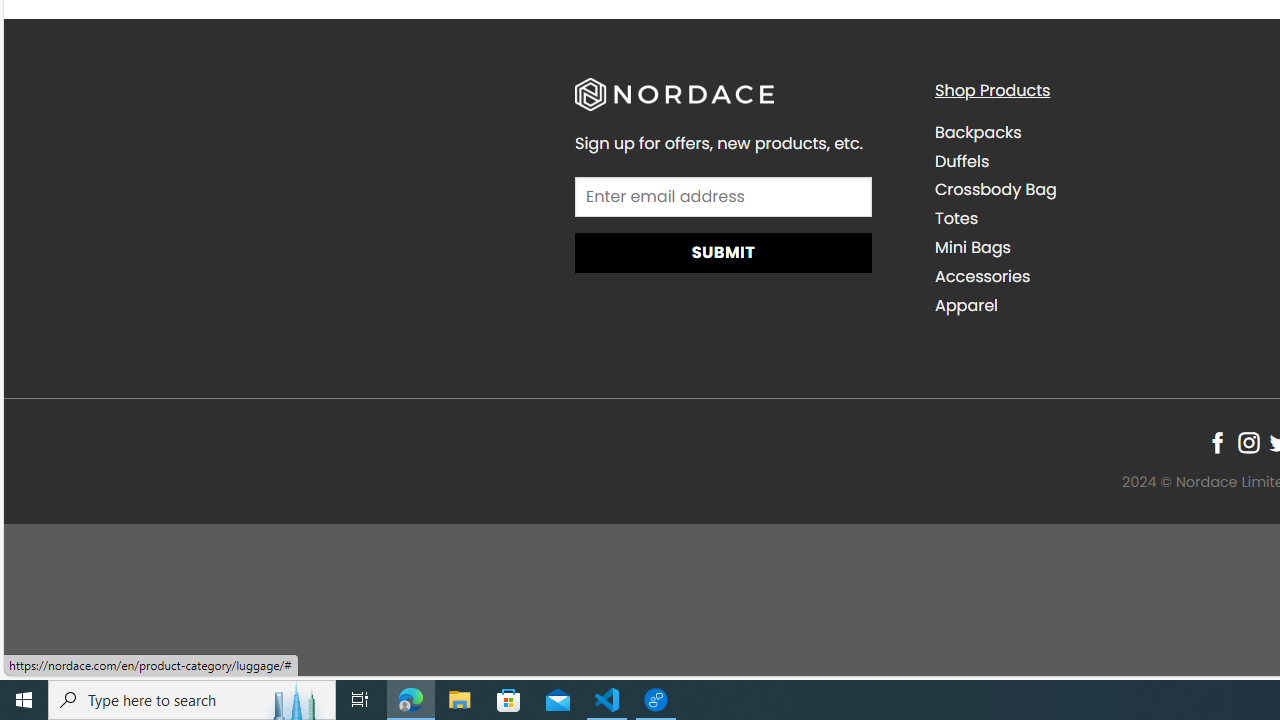  I want to click on 'Follow on Instagram', so click(1247, 441).